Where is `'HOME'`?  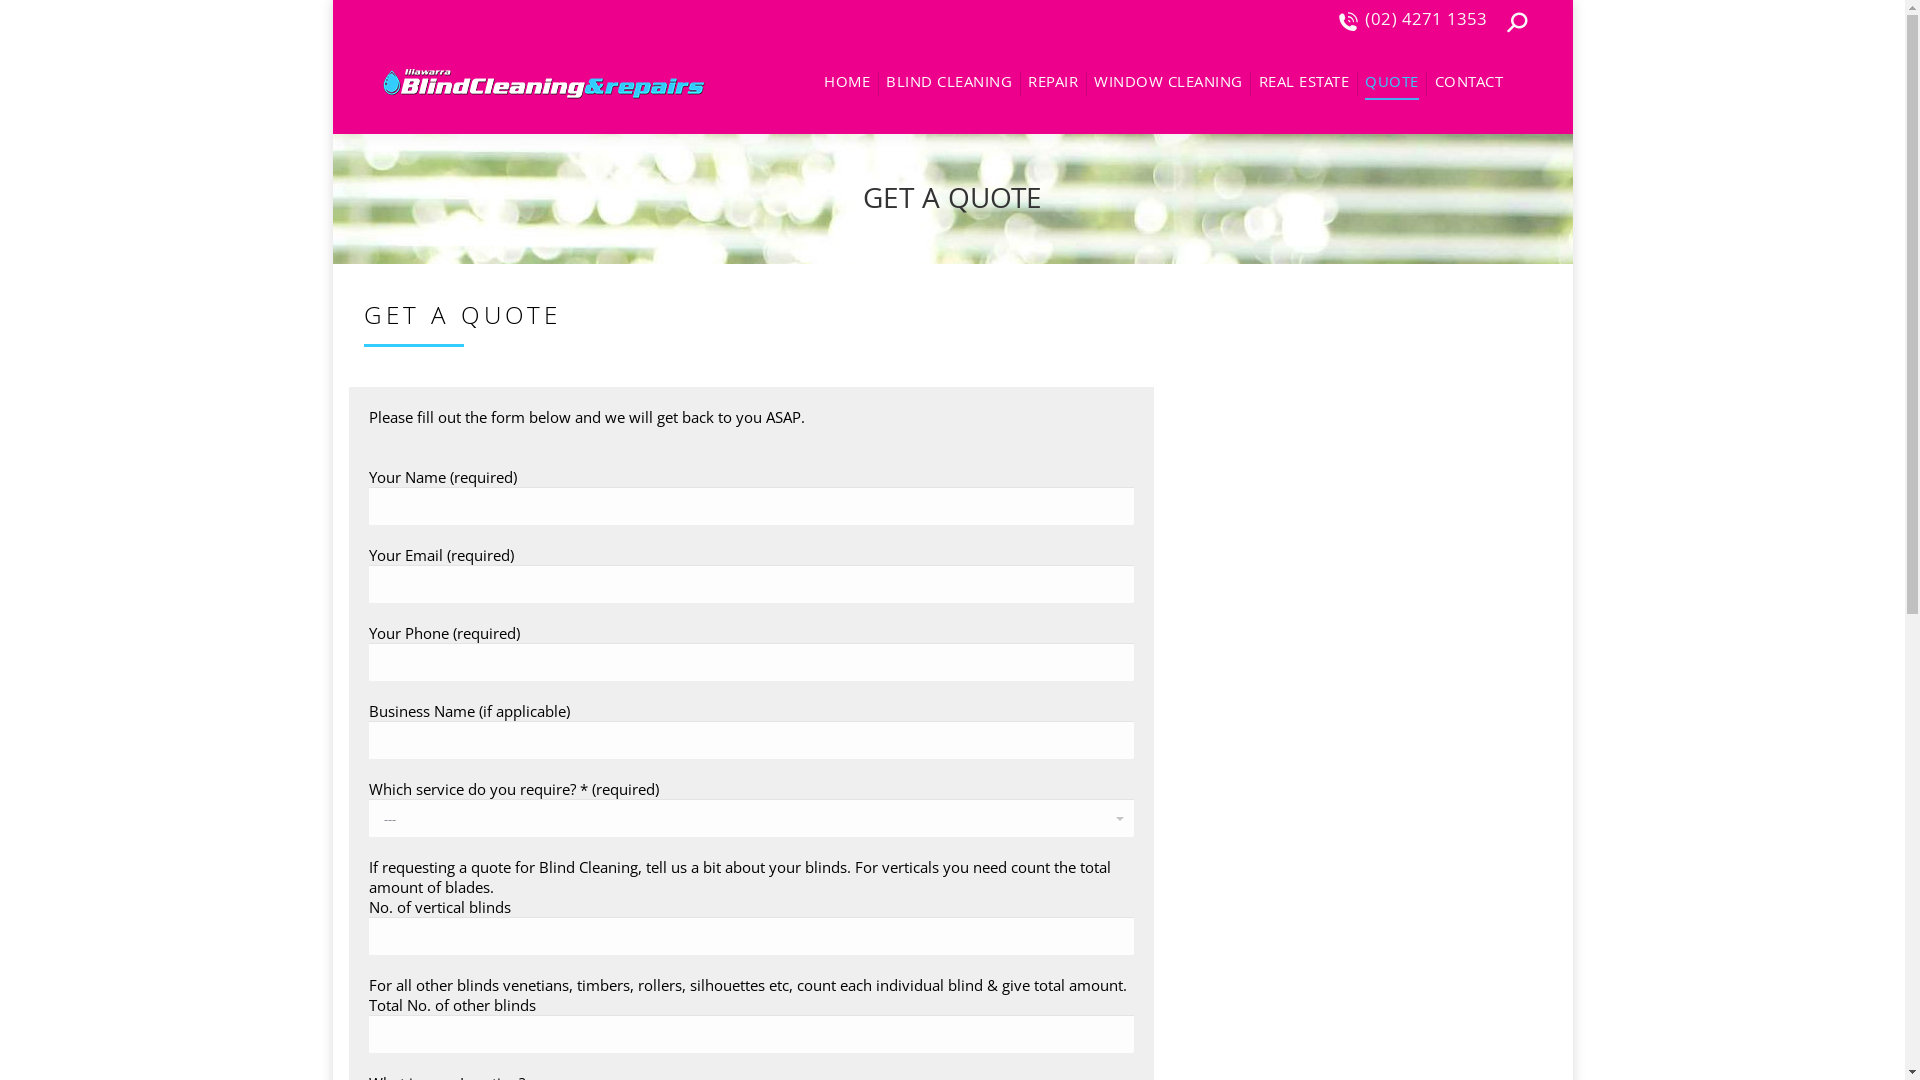
'HOME' is located at coordinates (846, 83).